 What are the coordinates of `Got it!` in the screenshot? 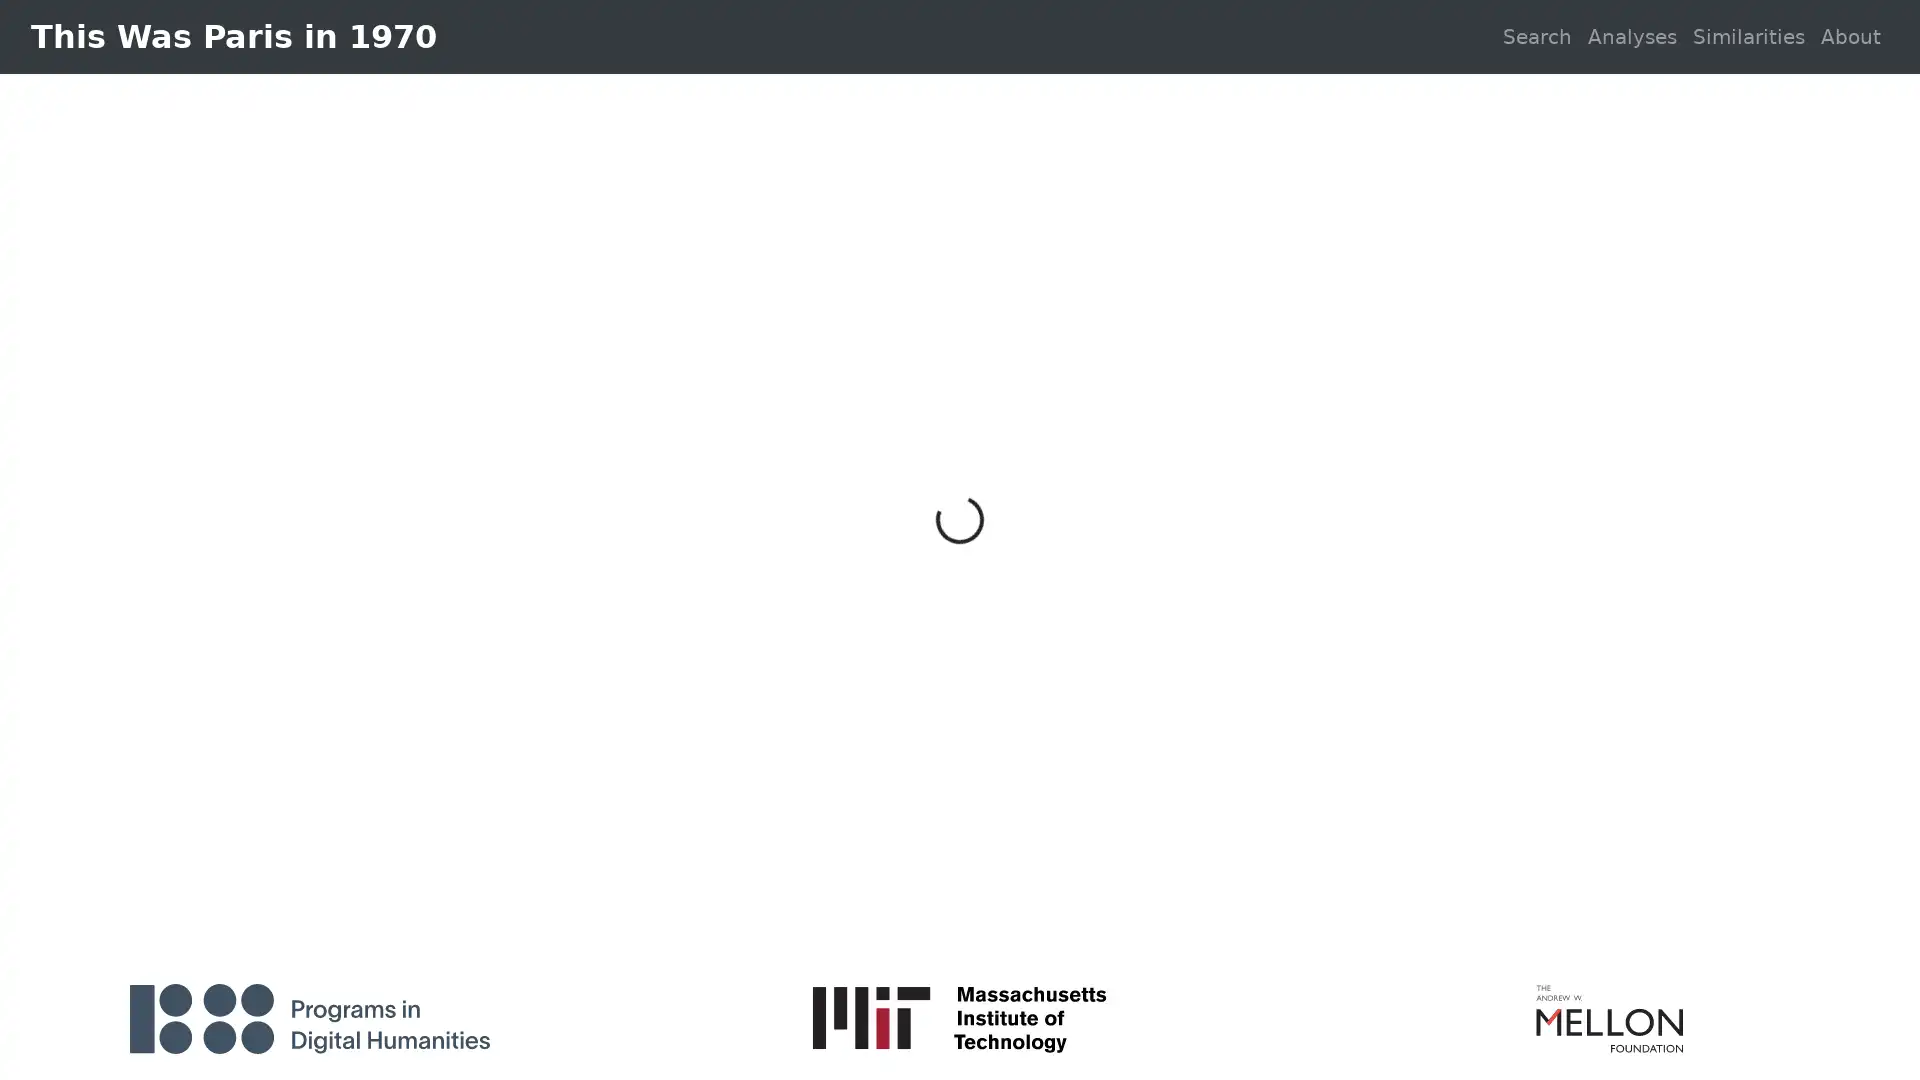 It's located at (1305, 677).